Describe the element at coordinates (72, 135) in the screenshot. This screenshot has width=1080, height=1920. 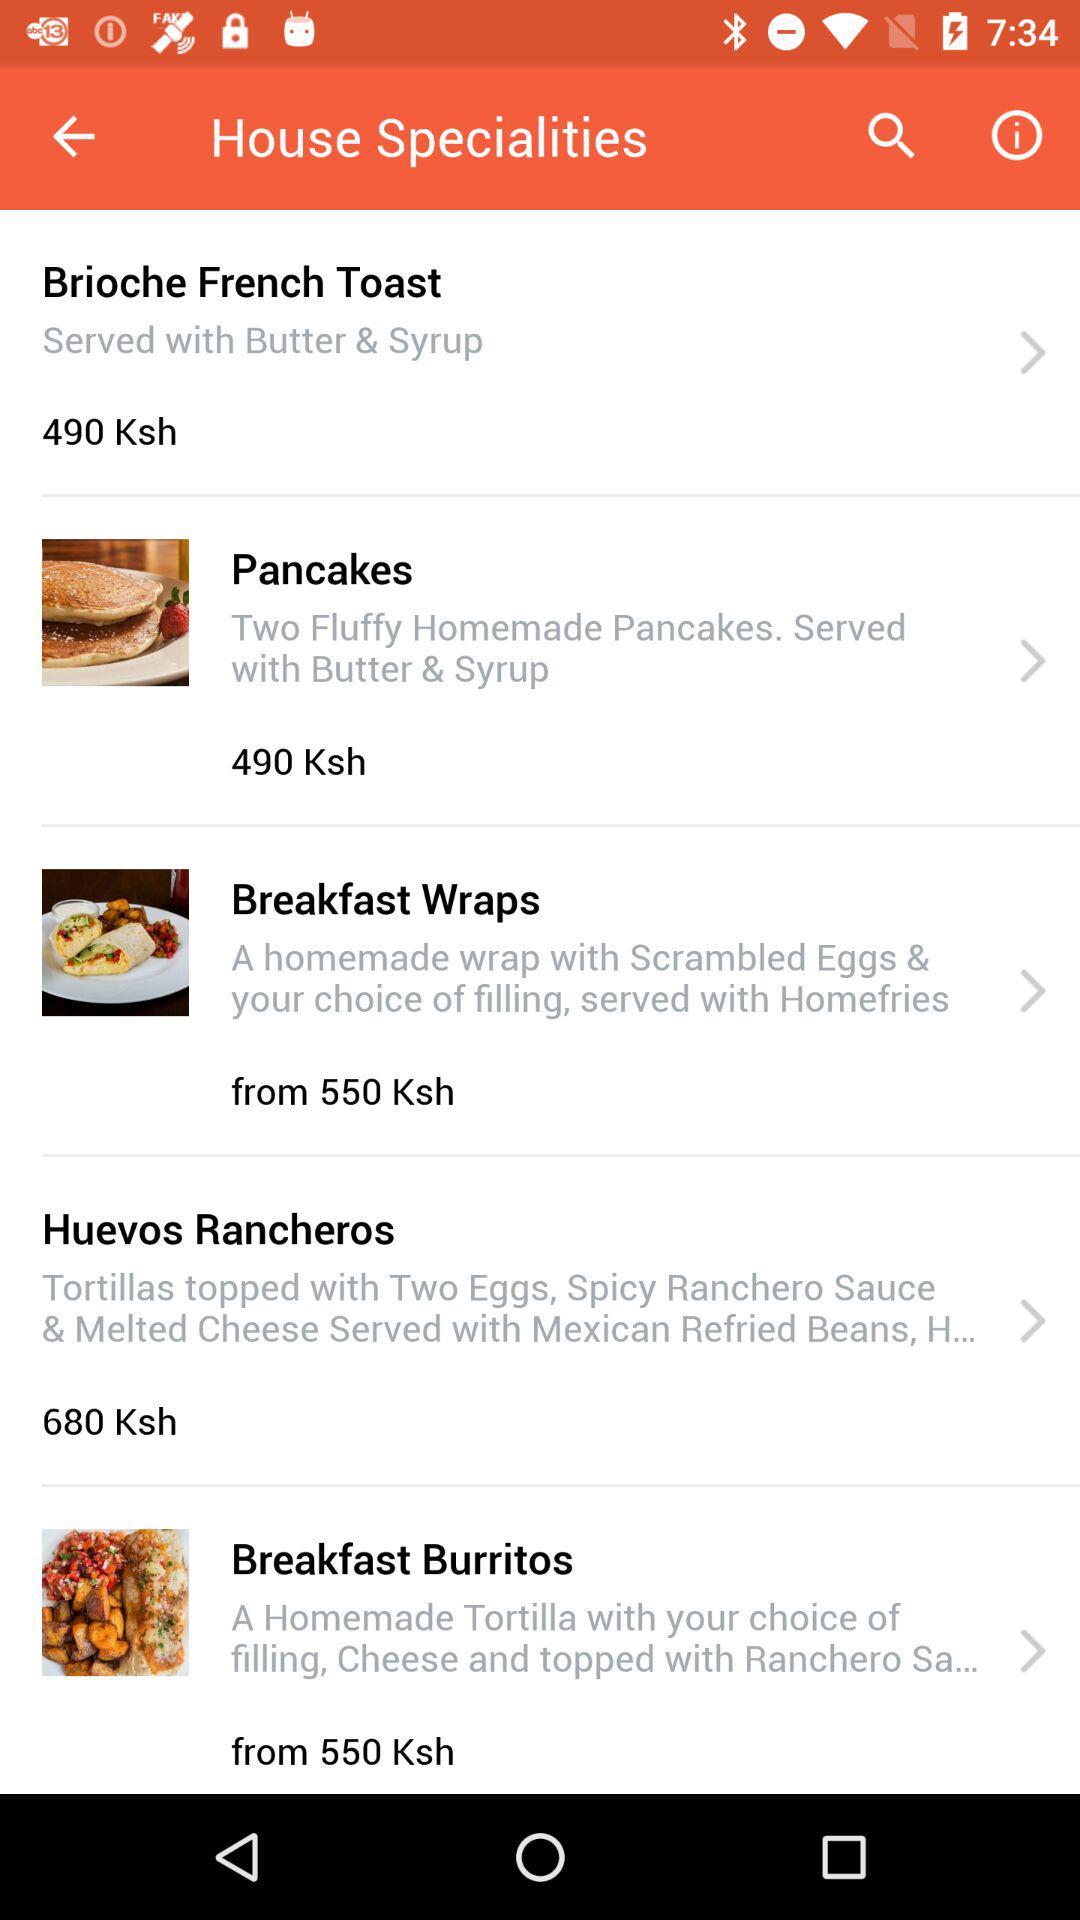
I see `item above the brioche french toast item` at that location.